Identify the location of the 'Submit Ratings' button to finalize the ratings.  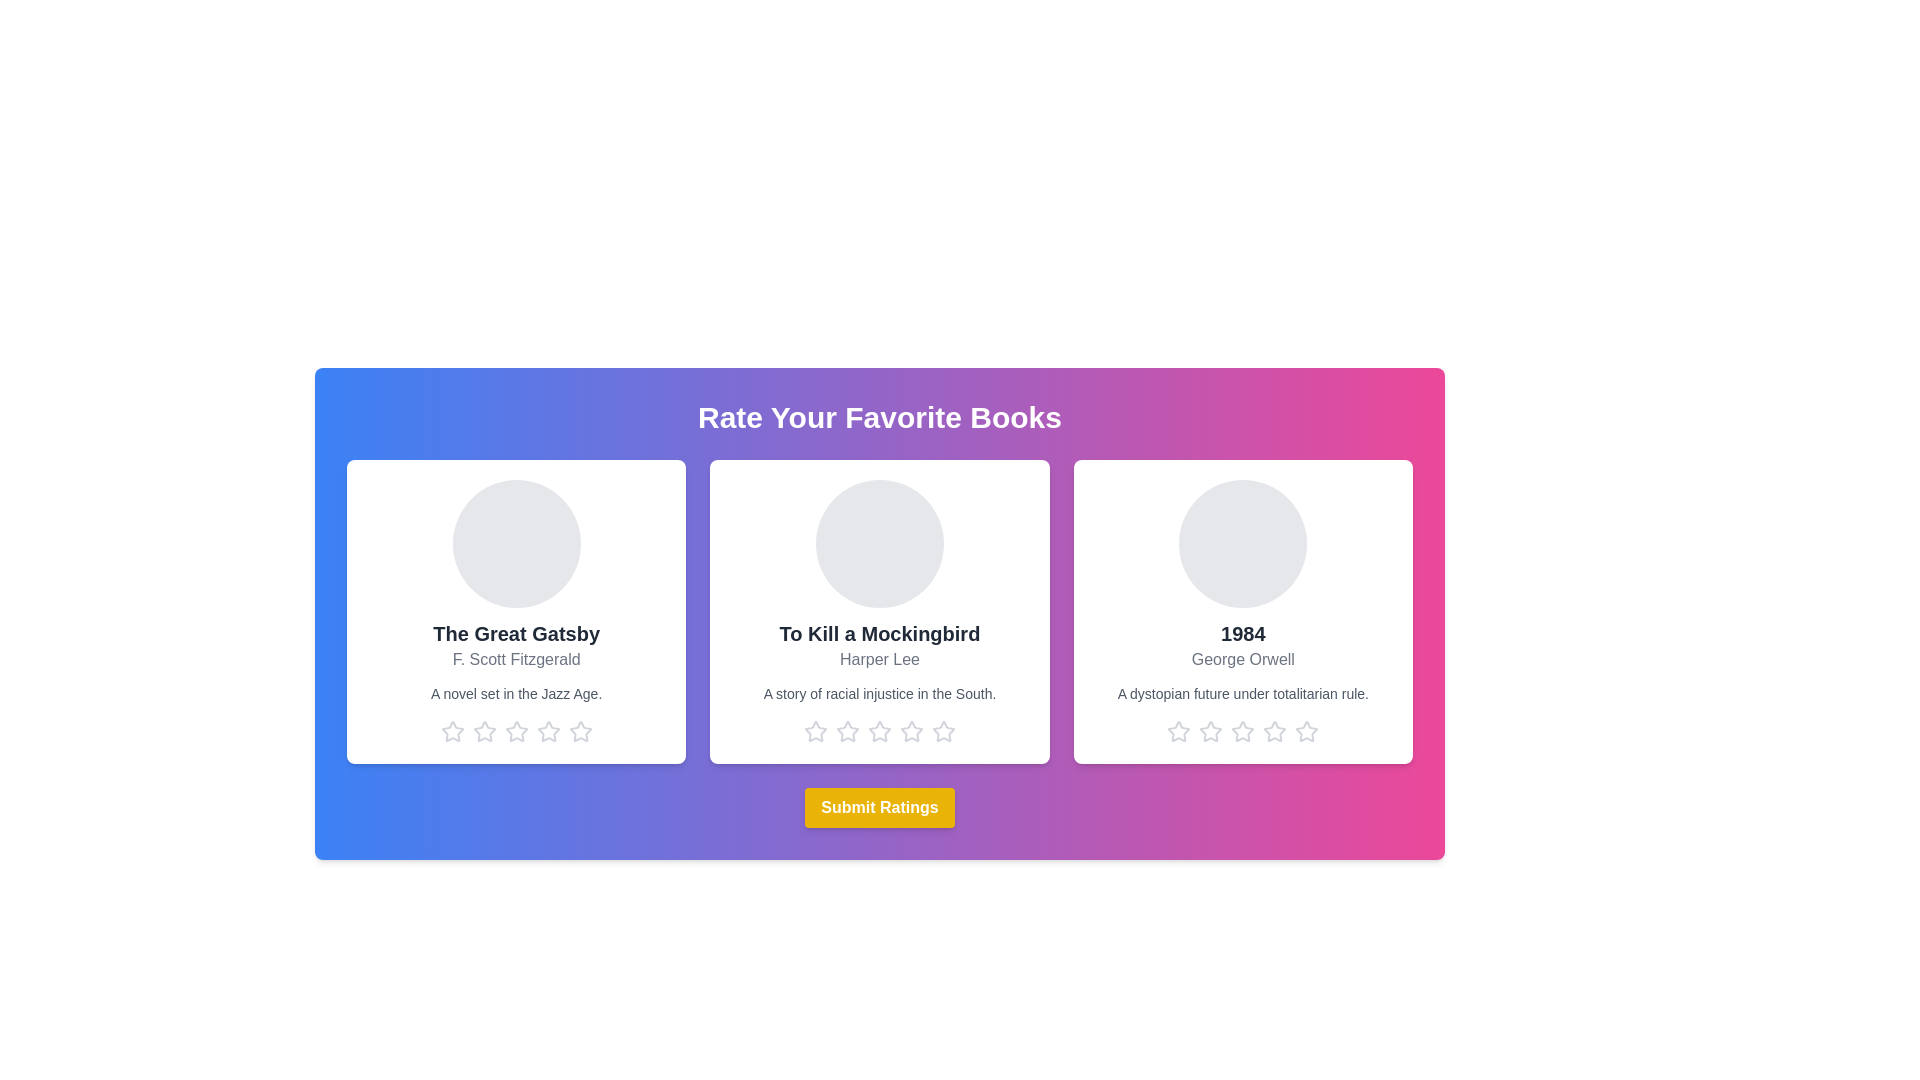
(879, 806).